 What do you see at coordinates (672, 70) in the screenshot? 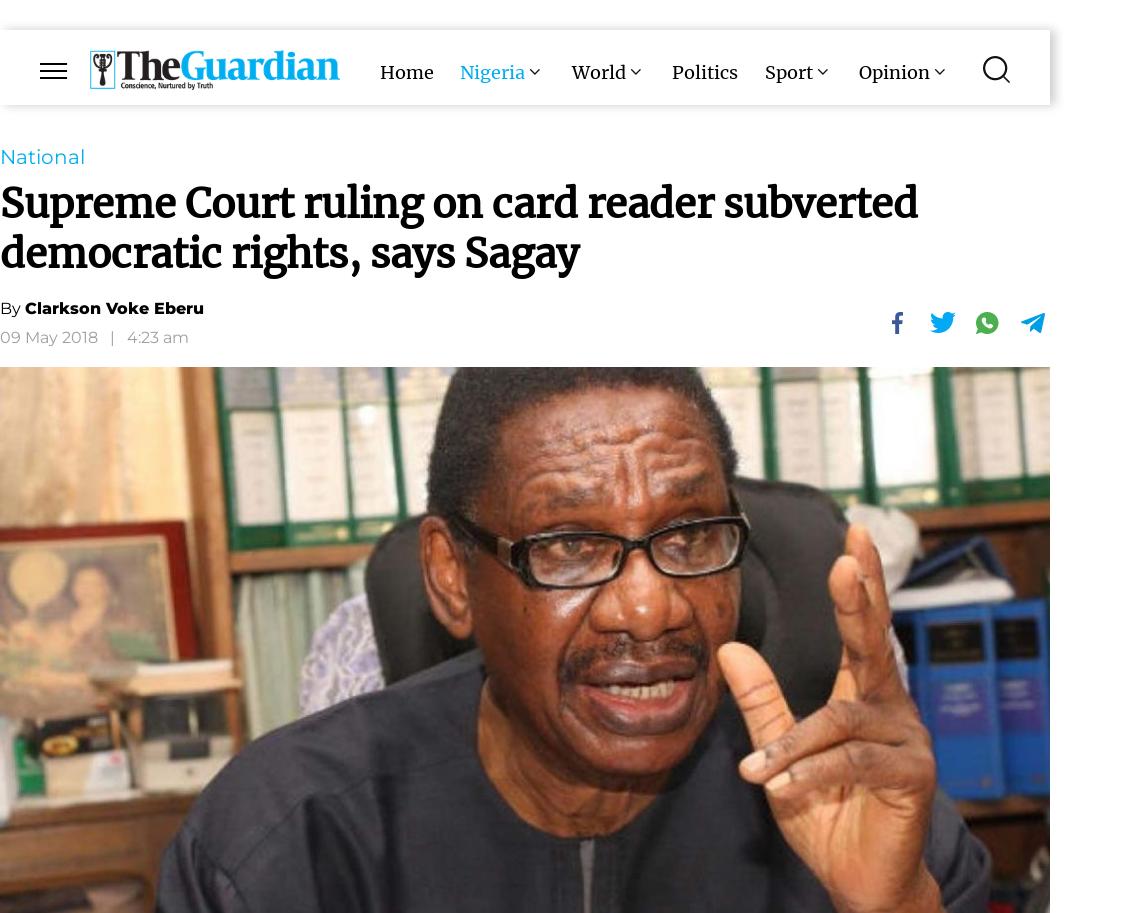
I see `'Politics'` at bounding box center [672, 70].